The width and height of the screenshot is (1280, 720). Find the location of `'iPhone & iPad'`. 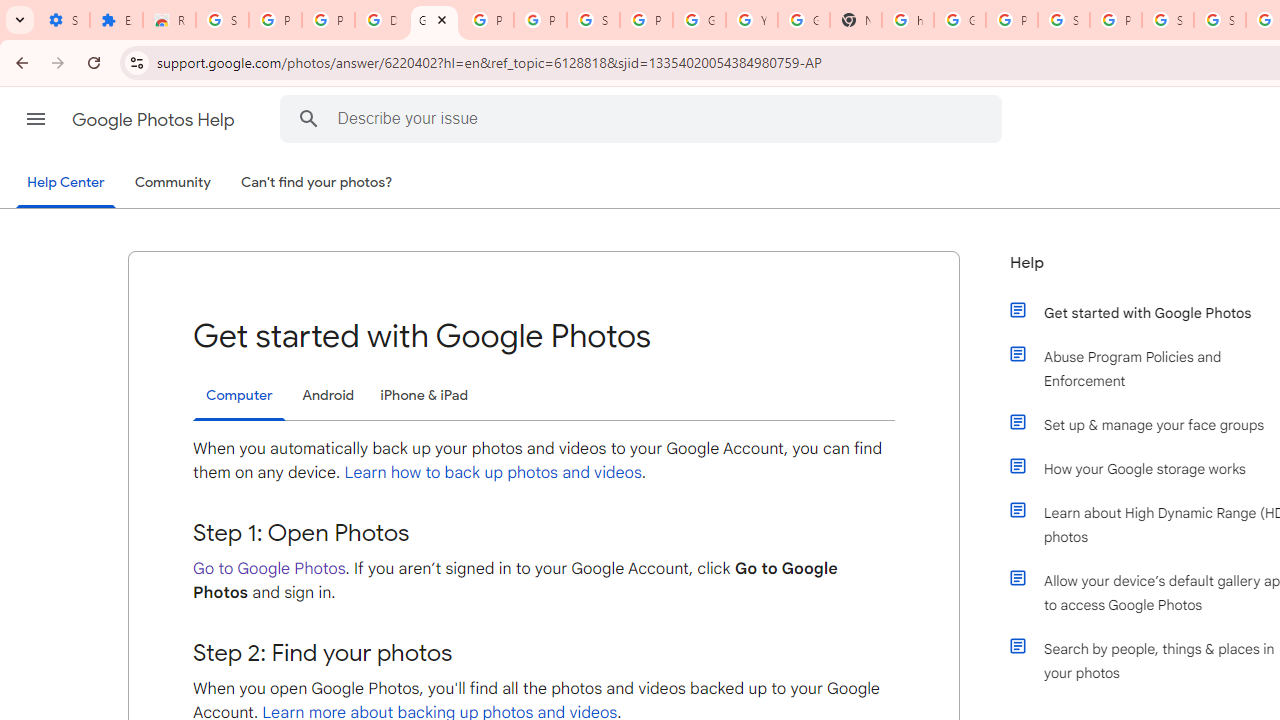

'iPhone & iPad' is located at coordinates (423, 395).